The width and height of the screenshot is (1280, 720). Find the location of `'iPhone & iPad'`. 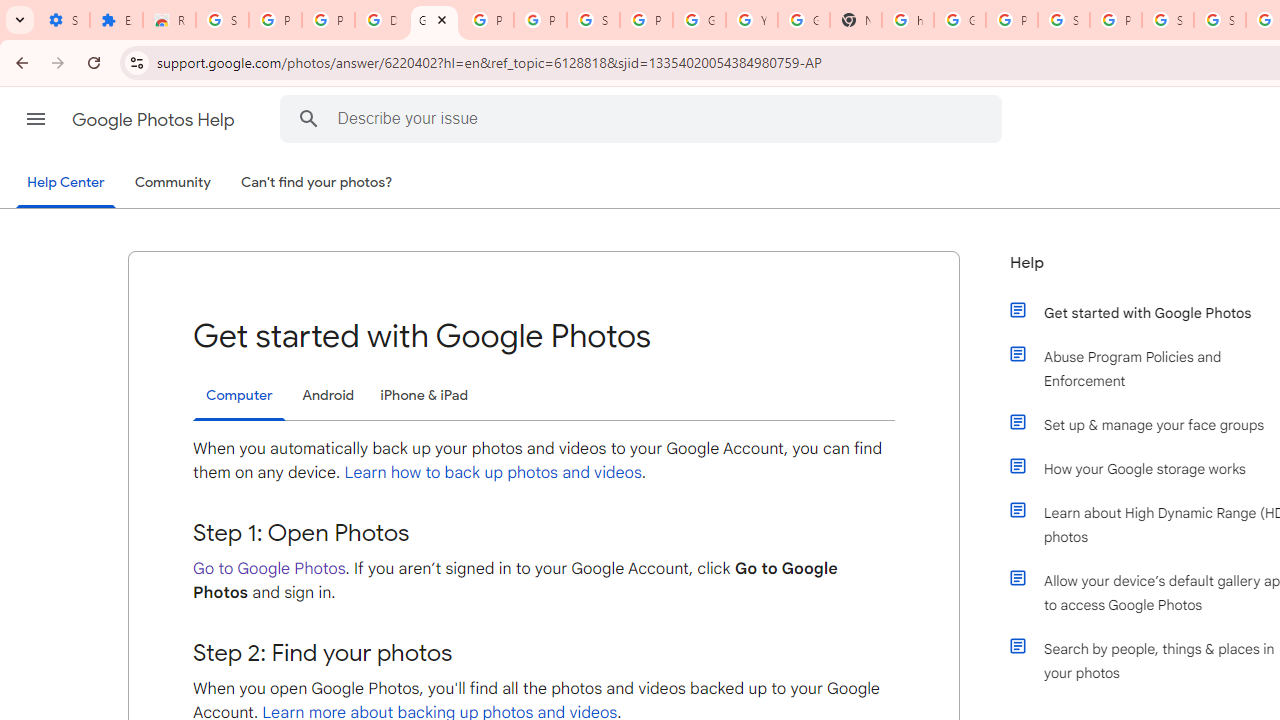

'iPhone & iPad' is located at coordinates (423, 395).